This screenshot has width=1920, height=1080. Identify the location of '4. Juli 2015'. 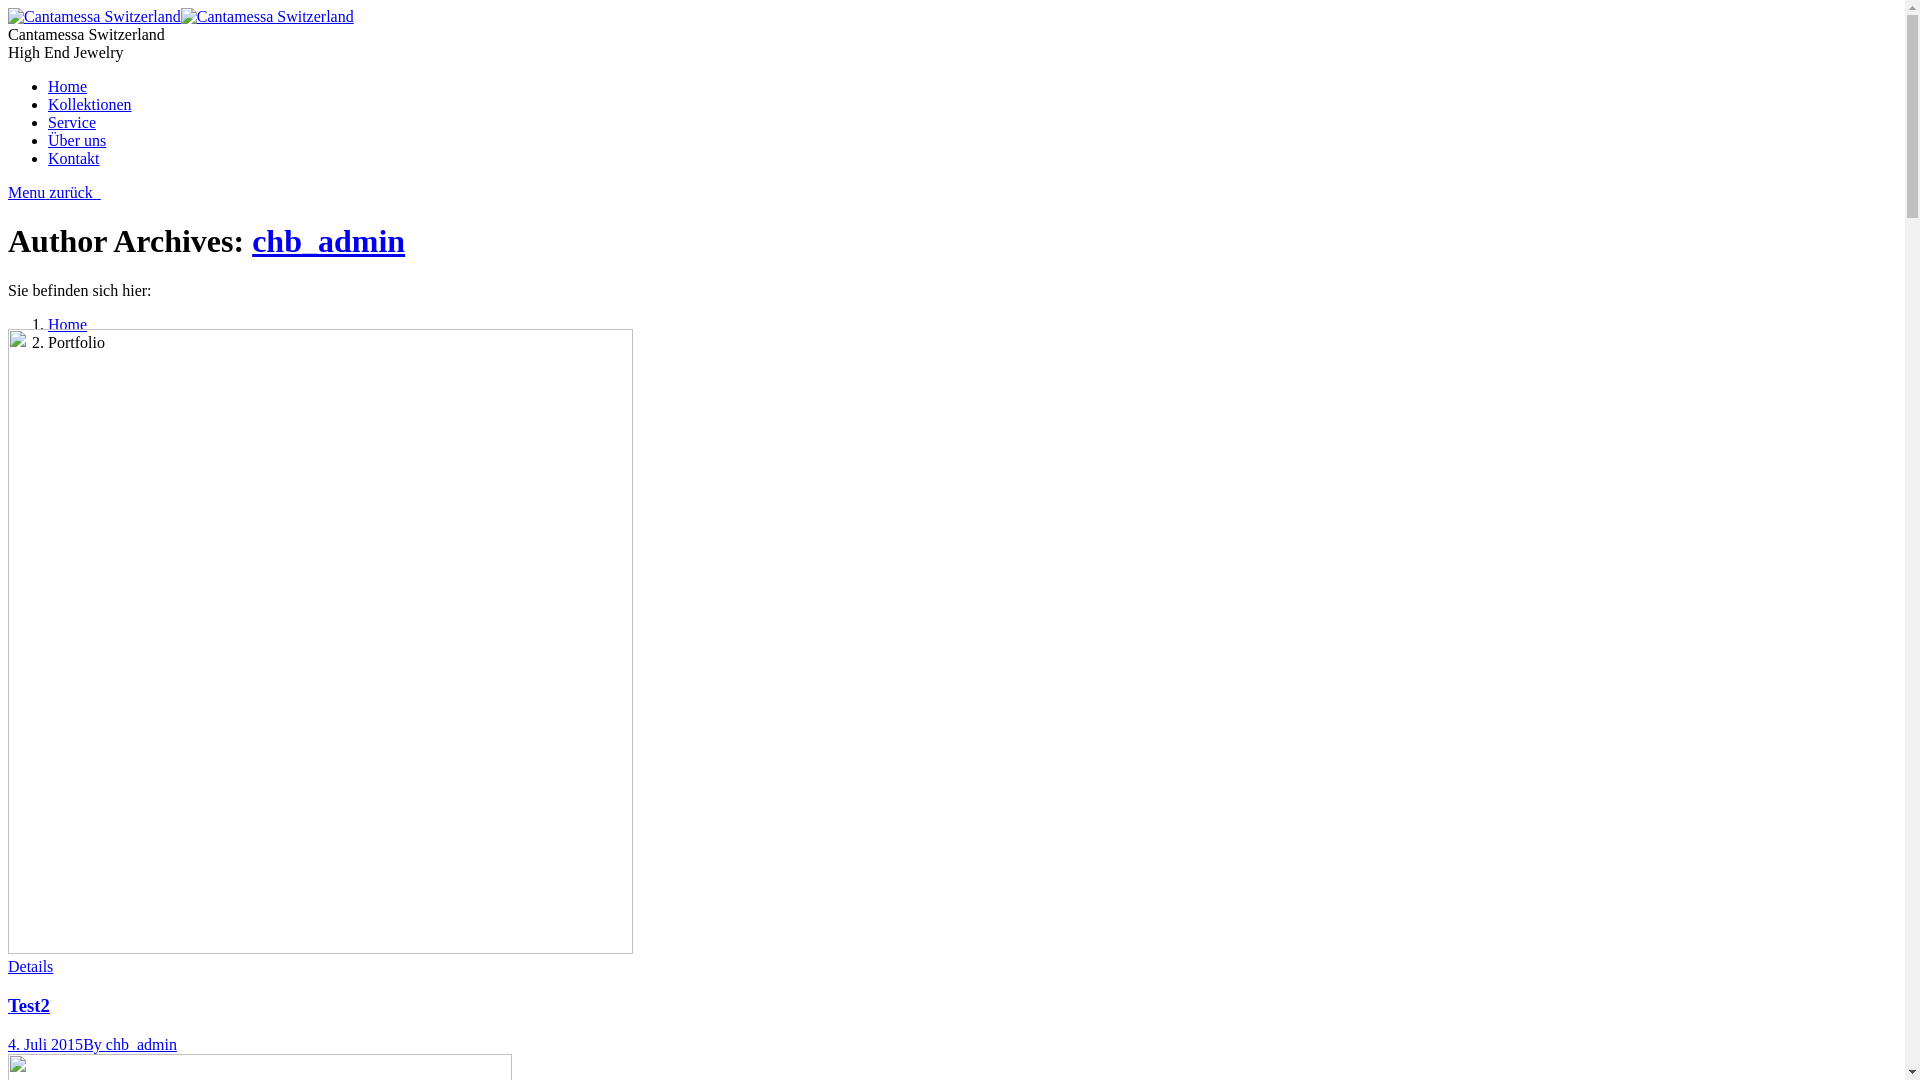
(45, 1043).